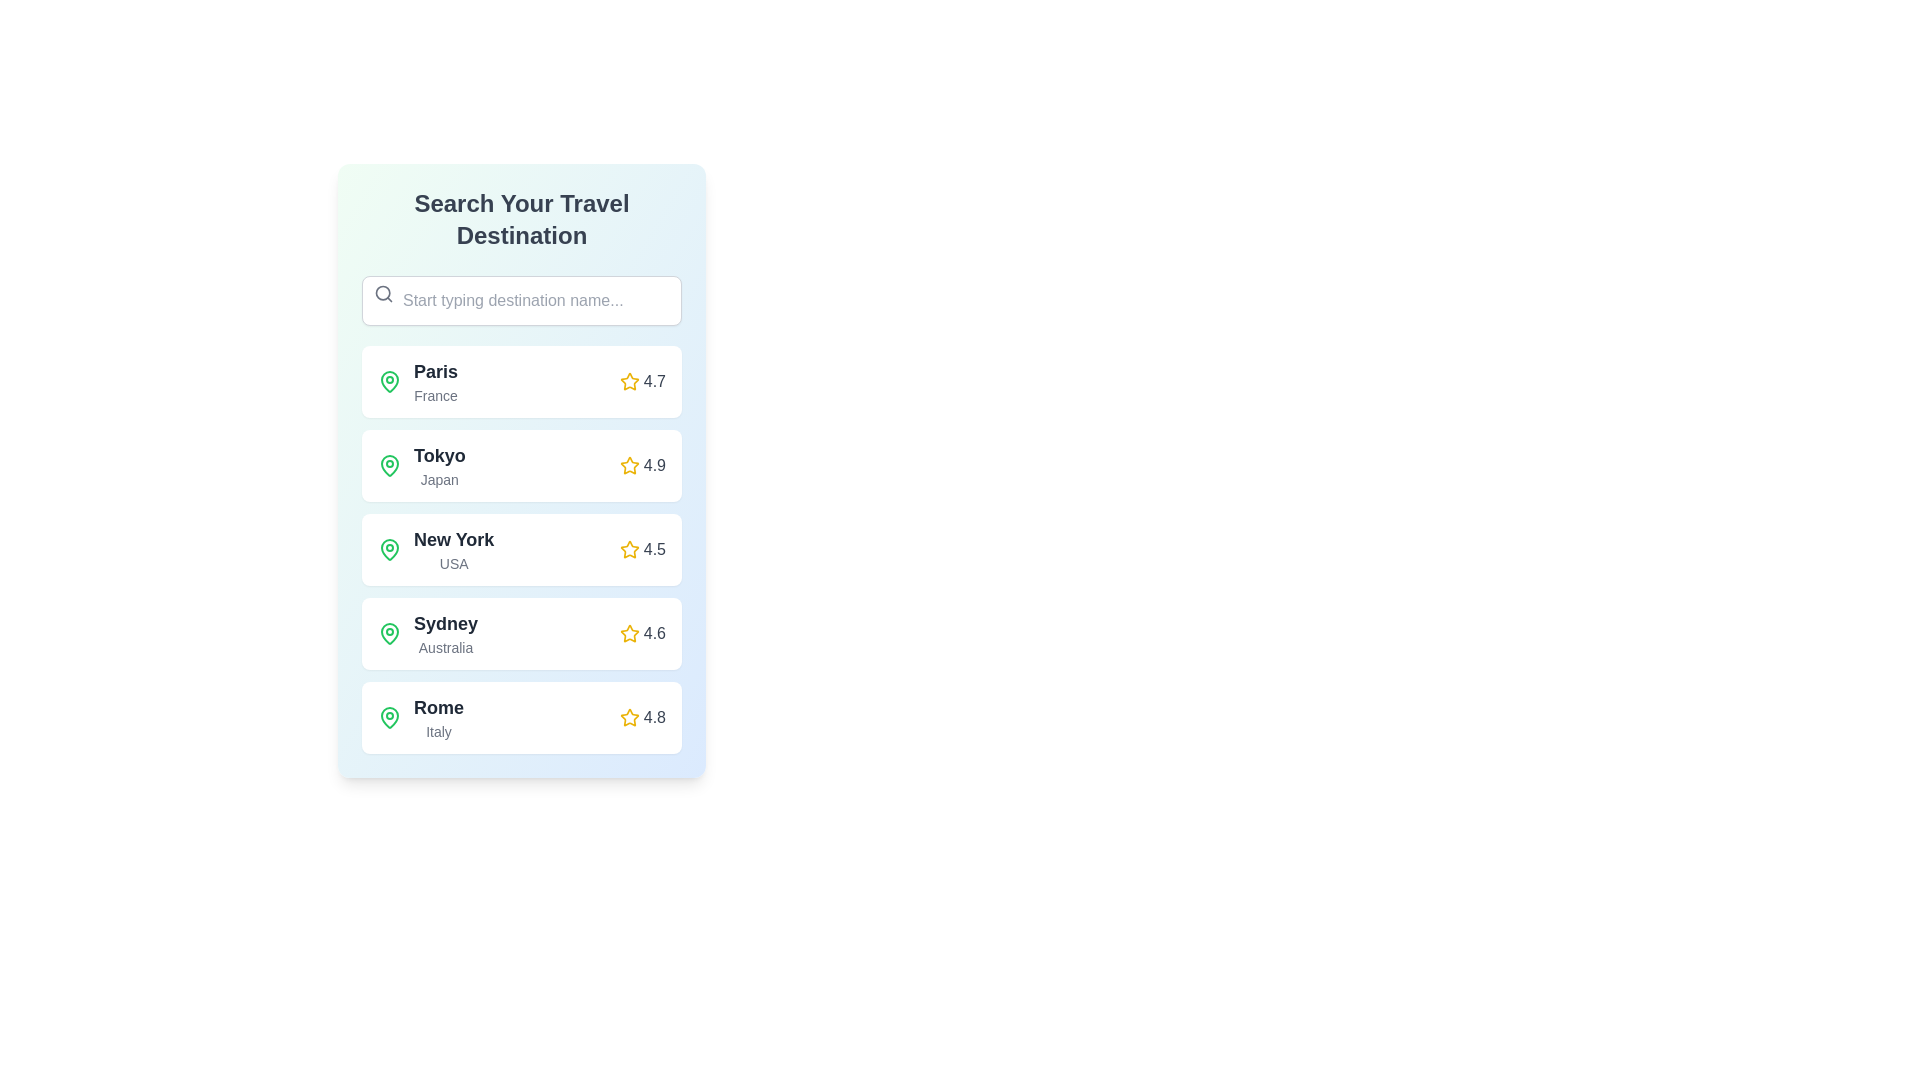 The height and width of the screenshot is (1080, 1920). I want to click on the text label 'Sydney' which is prominently displayed in dark gray within a vertical list of cities on an information card, so click(445, 623).